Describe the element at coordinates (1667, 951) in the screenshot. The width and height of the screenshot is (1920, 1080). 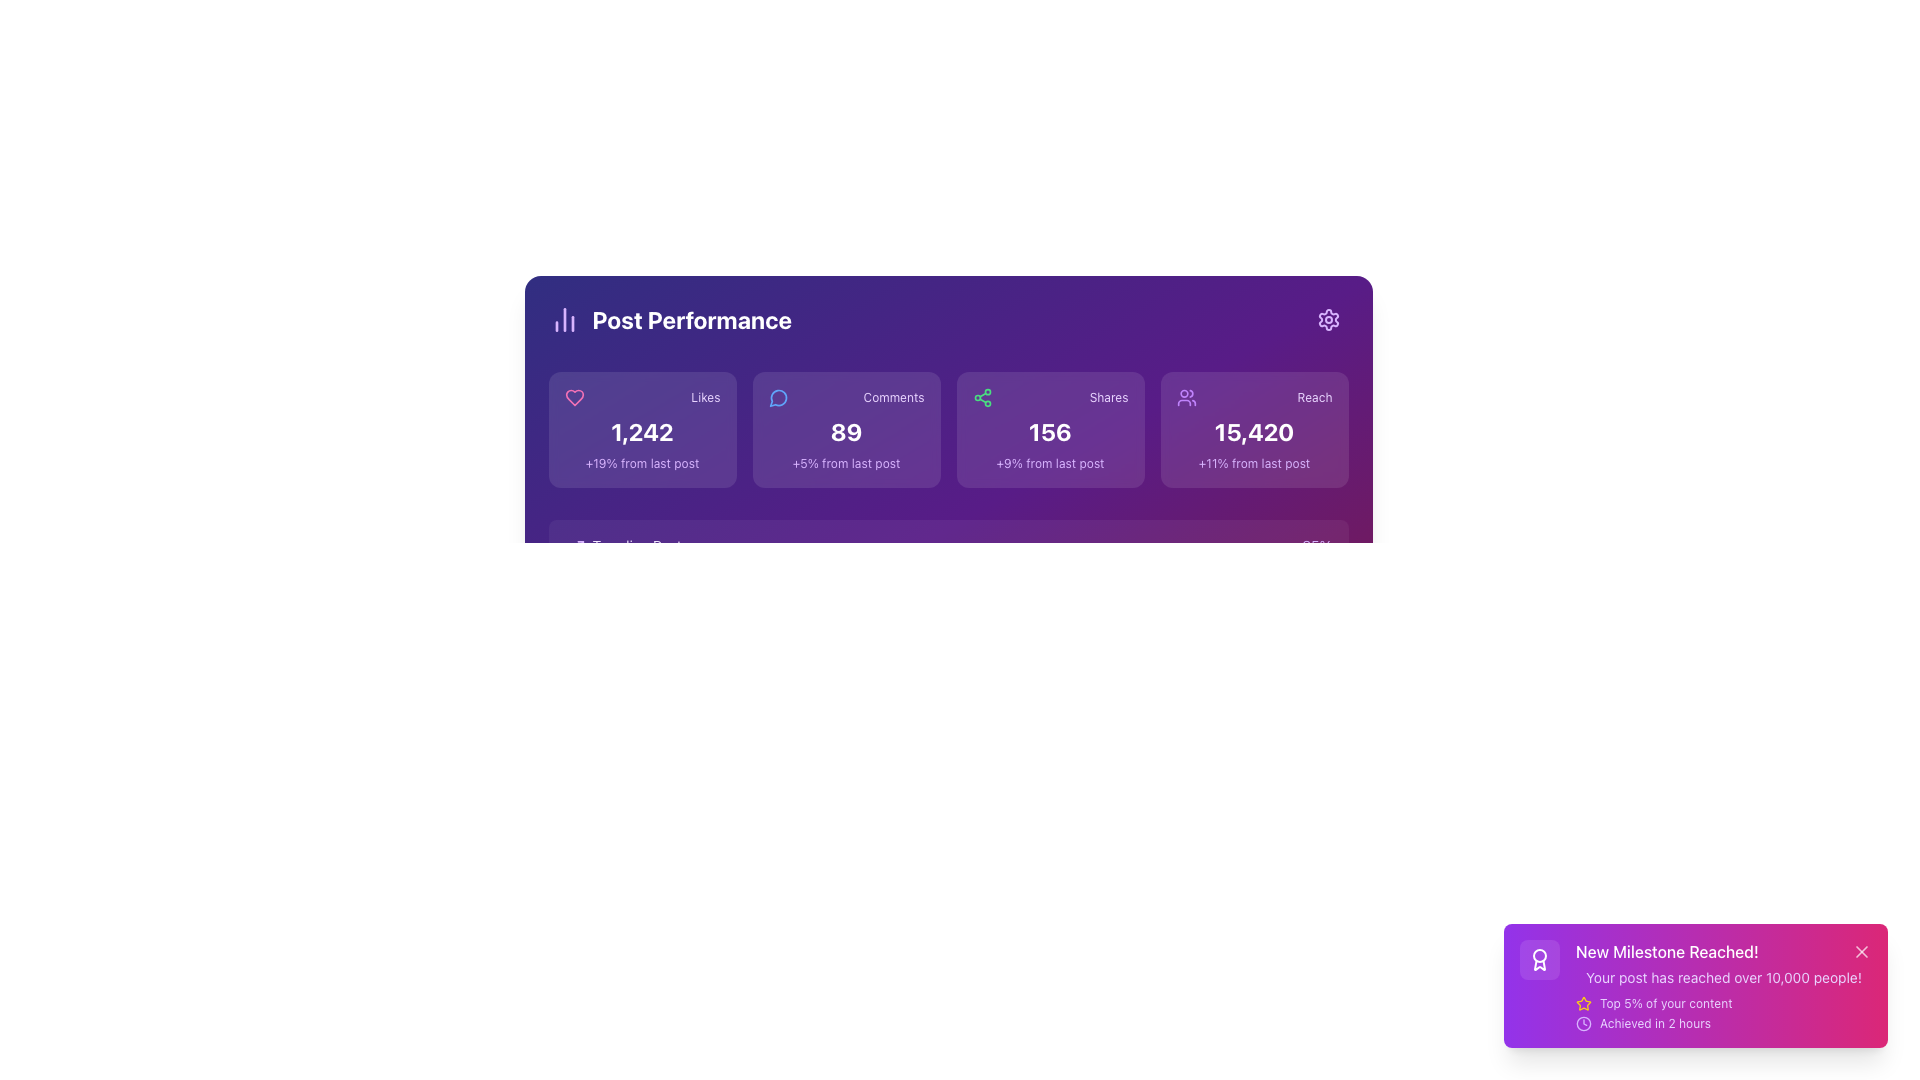
I see `the prominently styled text label 'New Milestone Reached!' displayed in white font against a vibrant gradient background, located in the bottom-right corner of the interface within a notification card` at that location.